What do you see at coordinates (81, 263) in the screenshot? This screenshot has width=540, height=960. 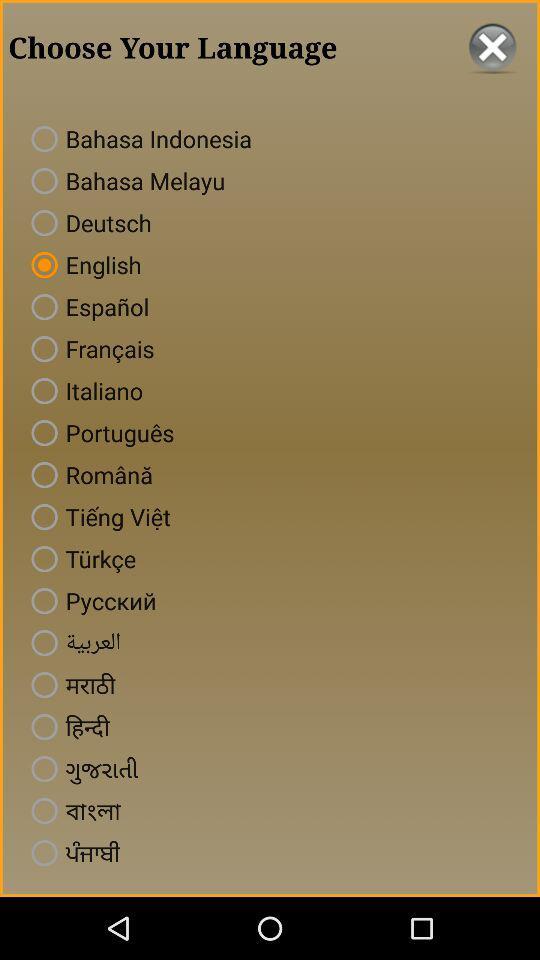 I see `english` at bounding box center [81, 263].